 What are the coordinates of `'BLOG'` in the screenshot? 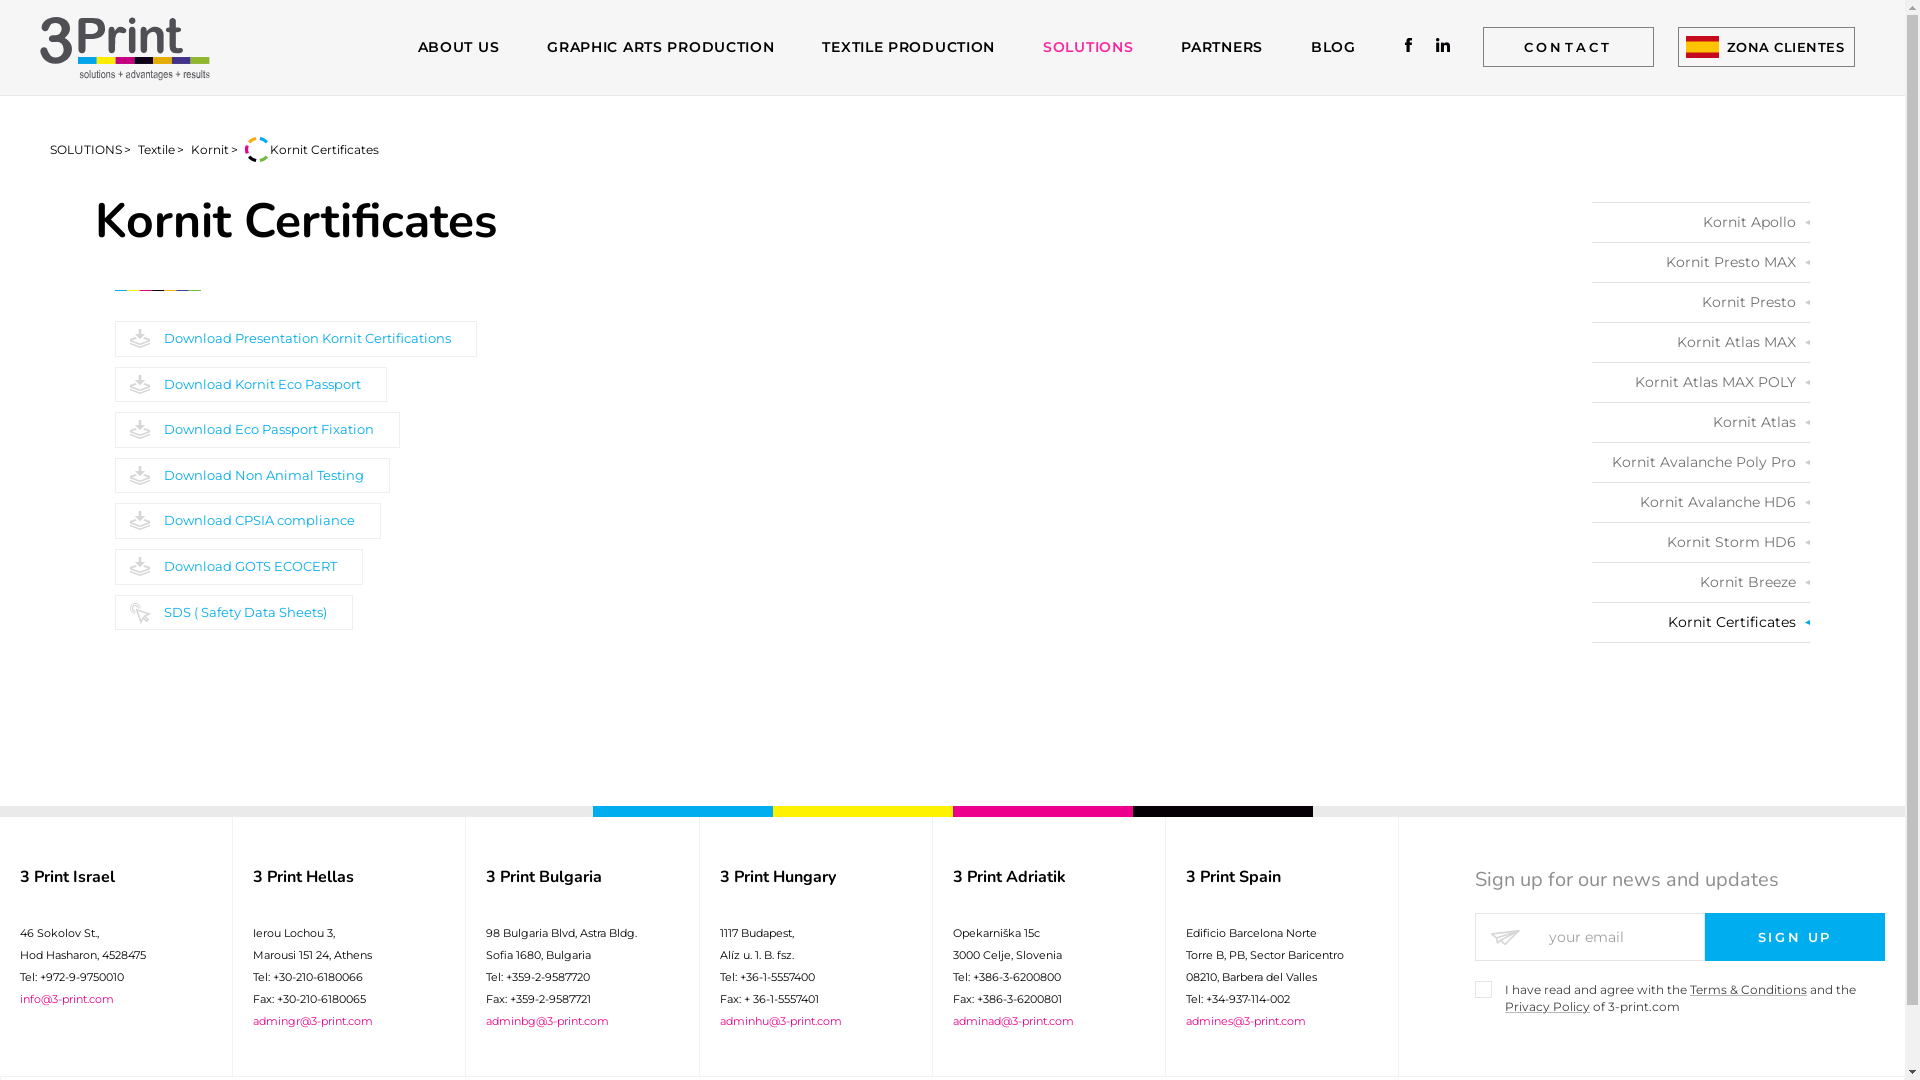 It's located at (1333, 45).